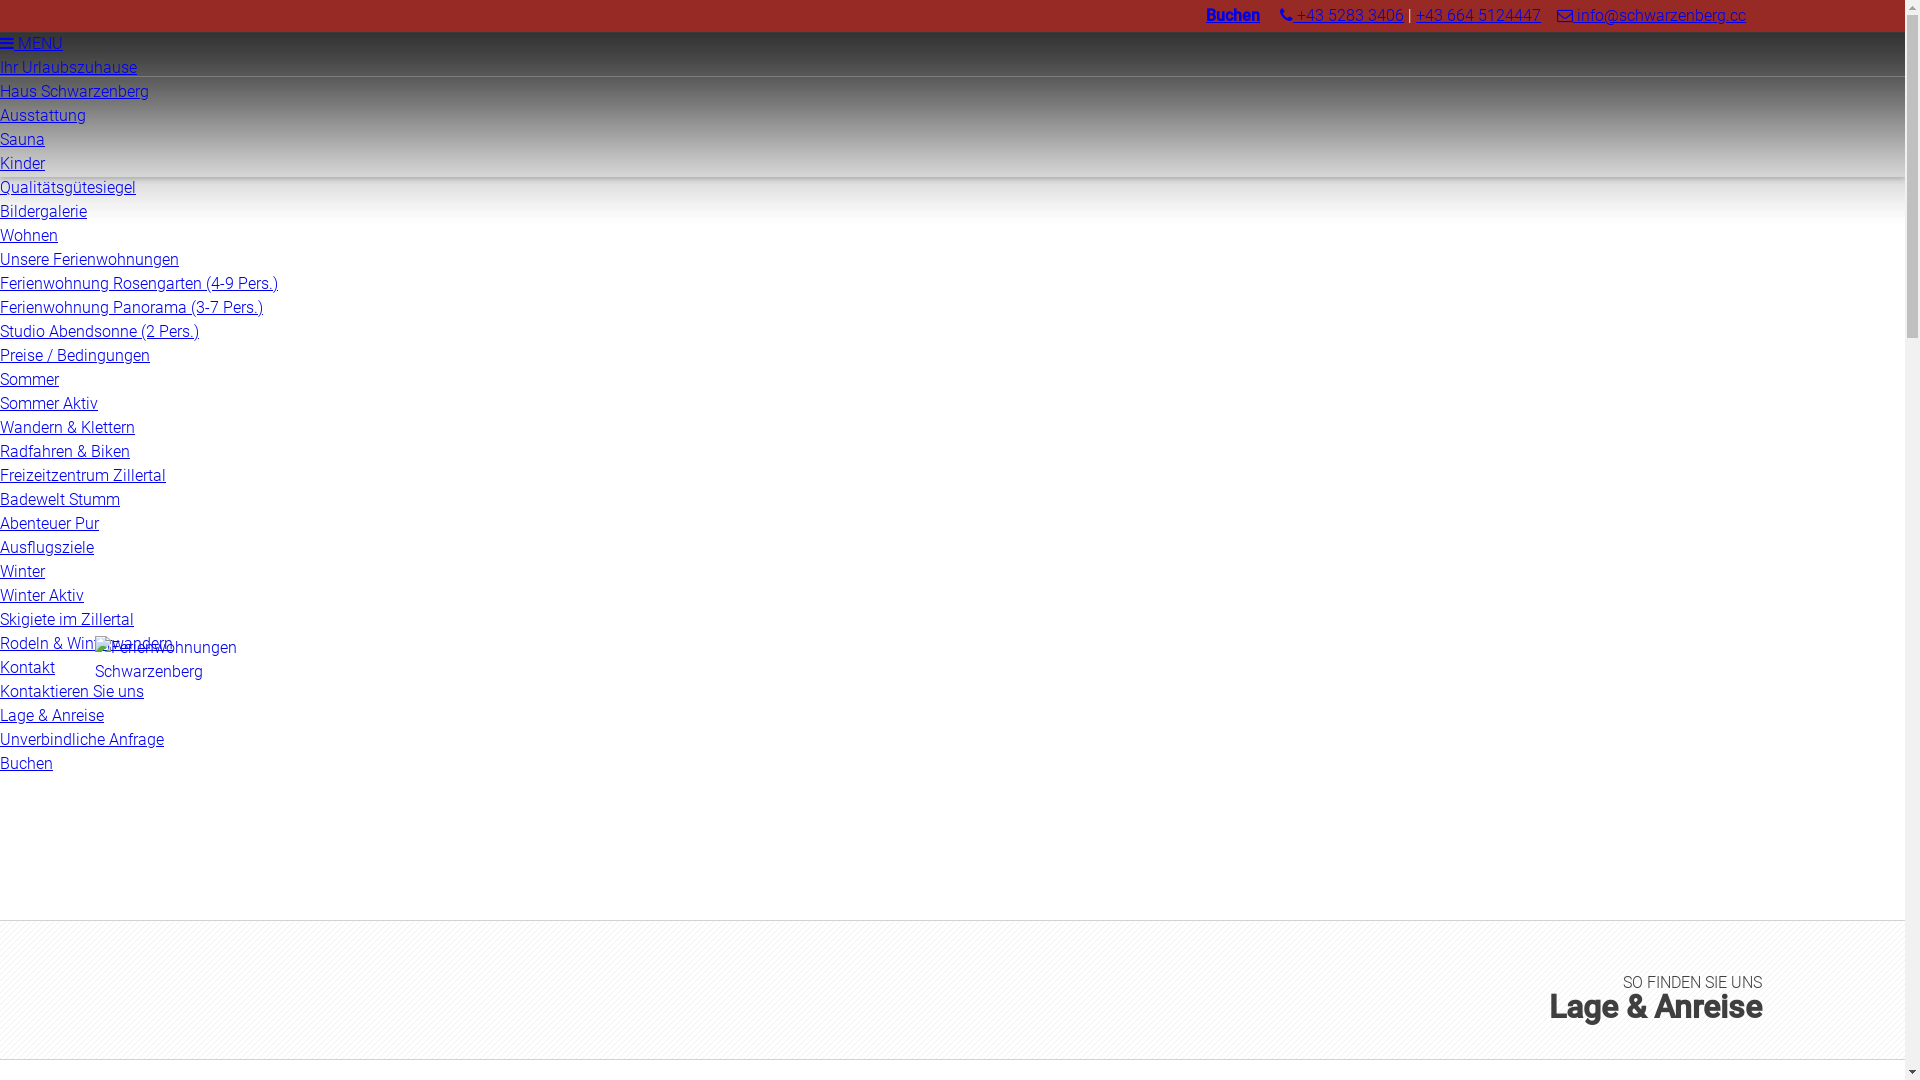 The image size is (1920, 1080). What do you see at coordinates (47, 547) in the screenshot?
I see `'Ausflugsziele'` at bounding box center [47, 547].